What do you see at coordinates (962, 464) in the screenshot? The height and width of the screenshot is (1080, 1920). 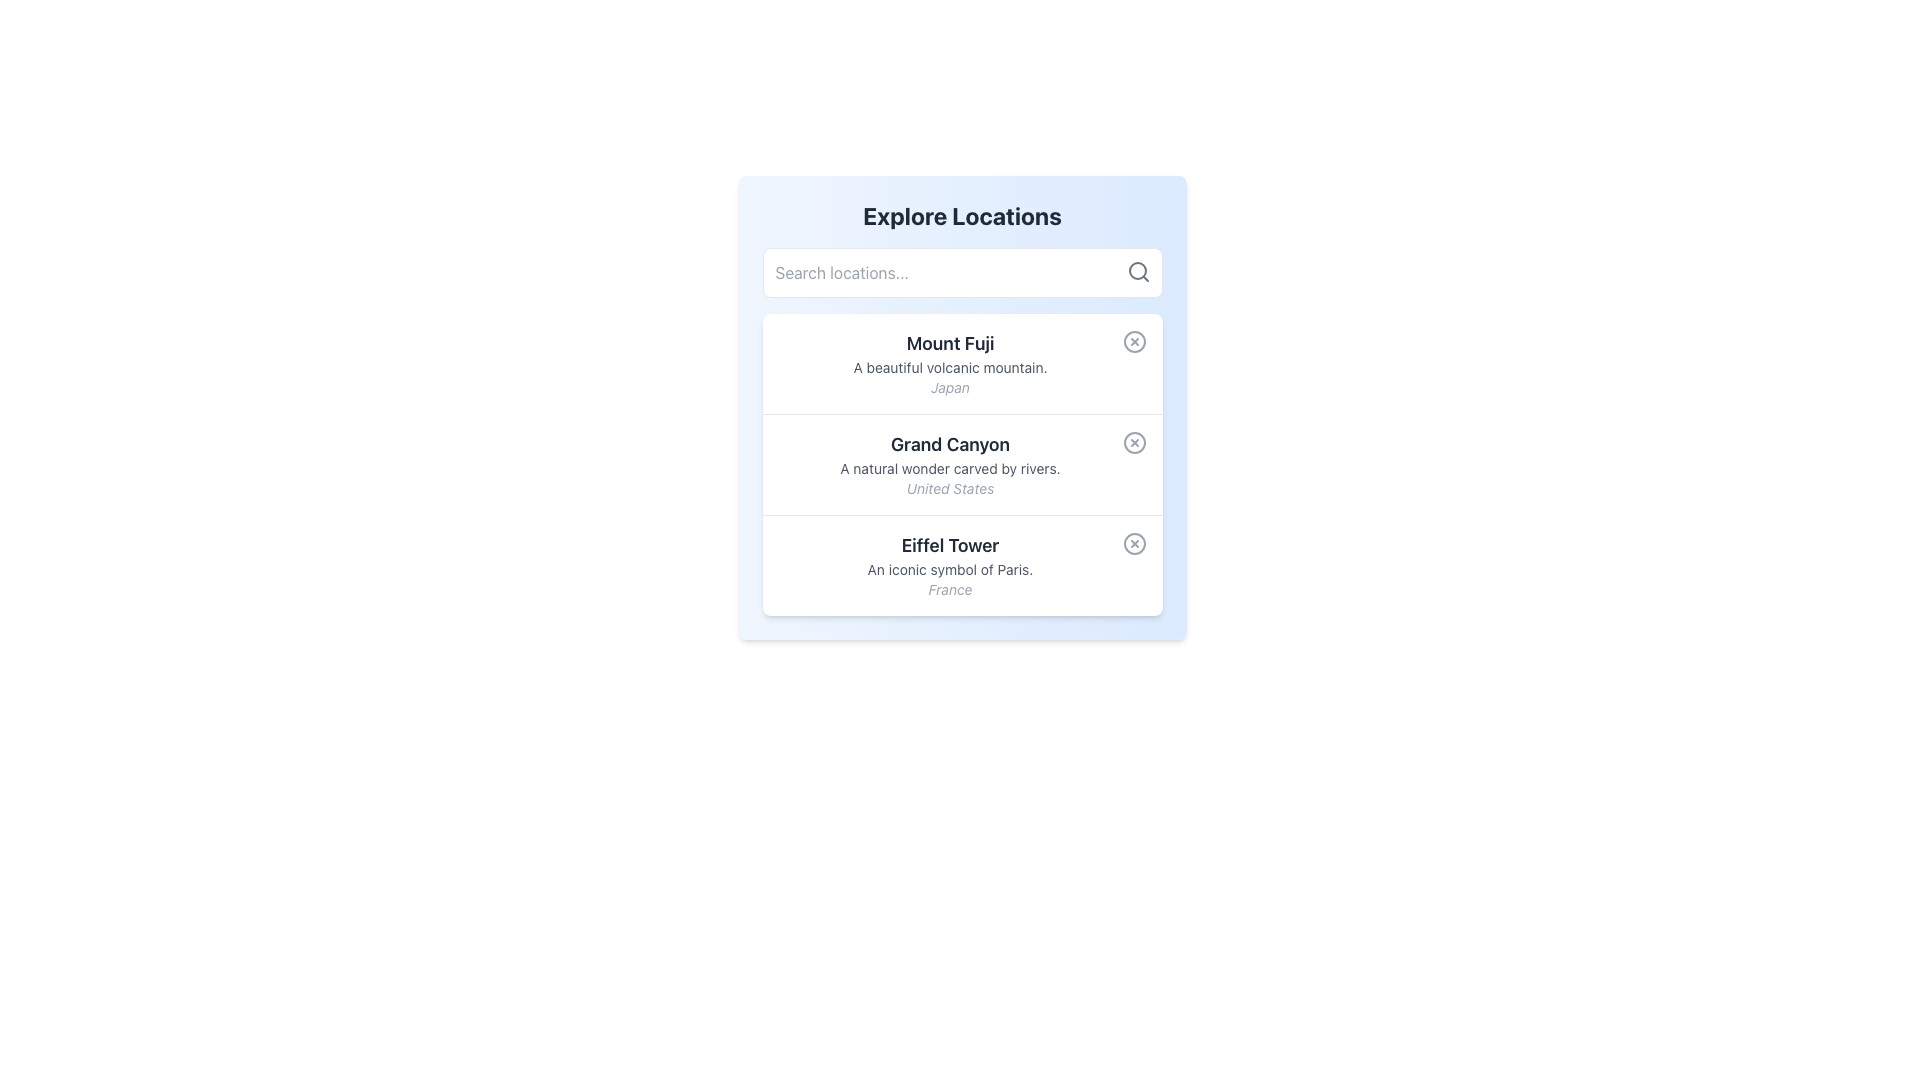 I see `text displayed on the informational card about the Grand Canyon, which is the second card in a vertically stacked list of cards` at bounding box center [962, 464].